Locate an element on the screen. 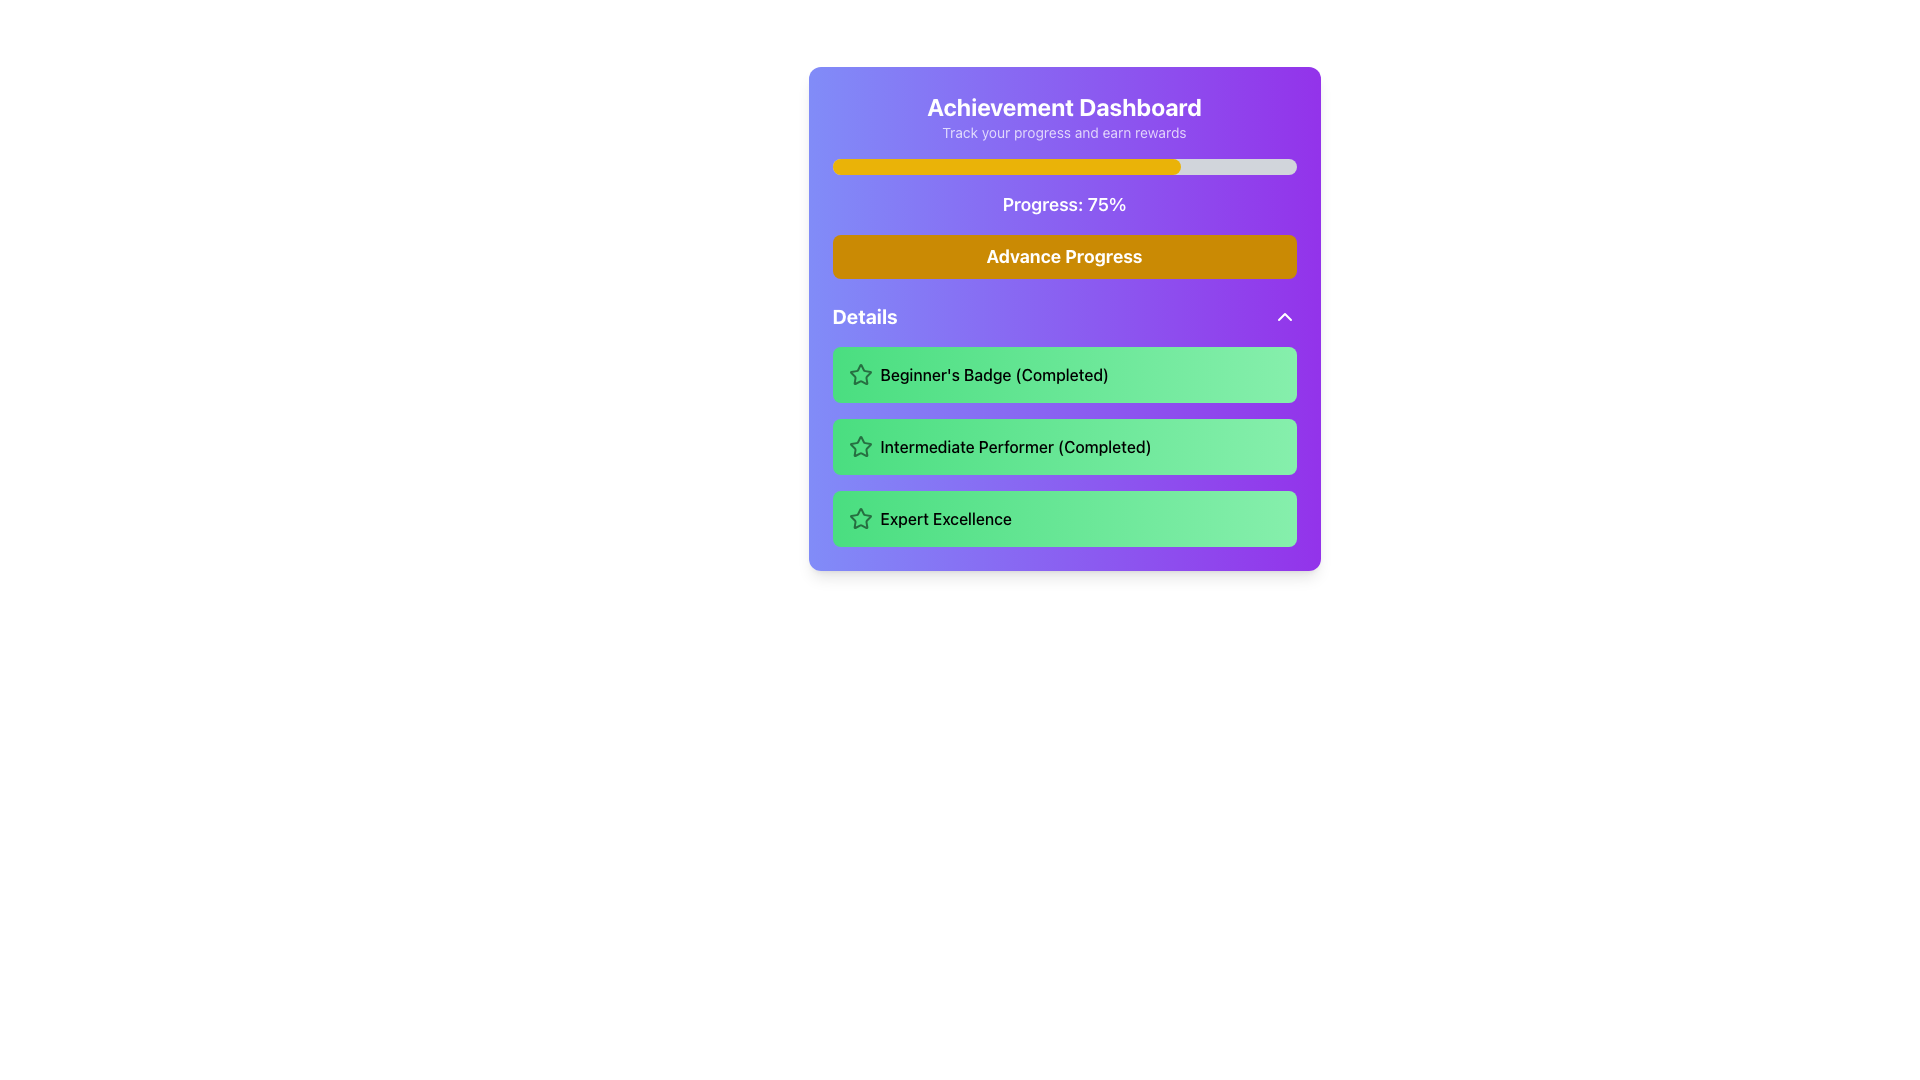  the text label that reads 'Beginner's Badge (Completed)', which is styled with a medium-weight font on a green background, located under the section titled 'Details' is located at coordinates (994, 374).